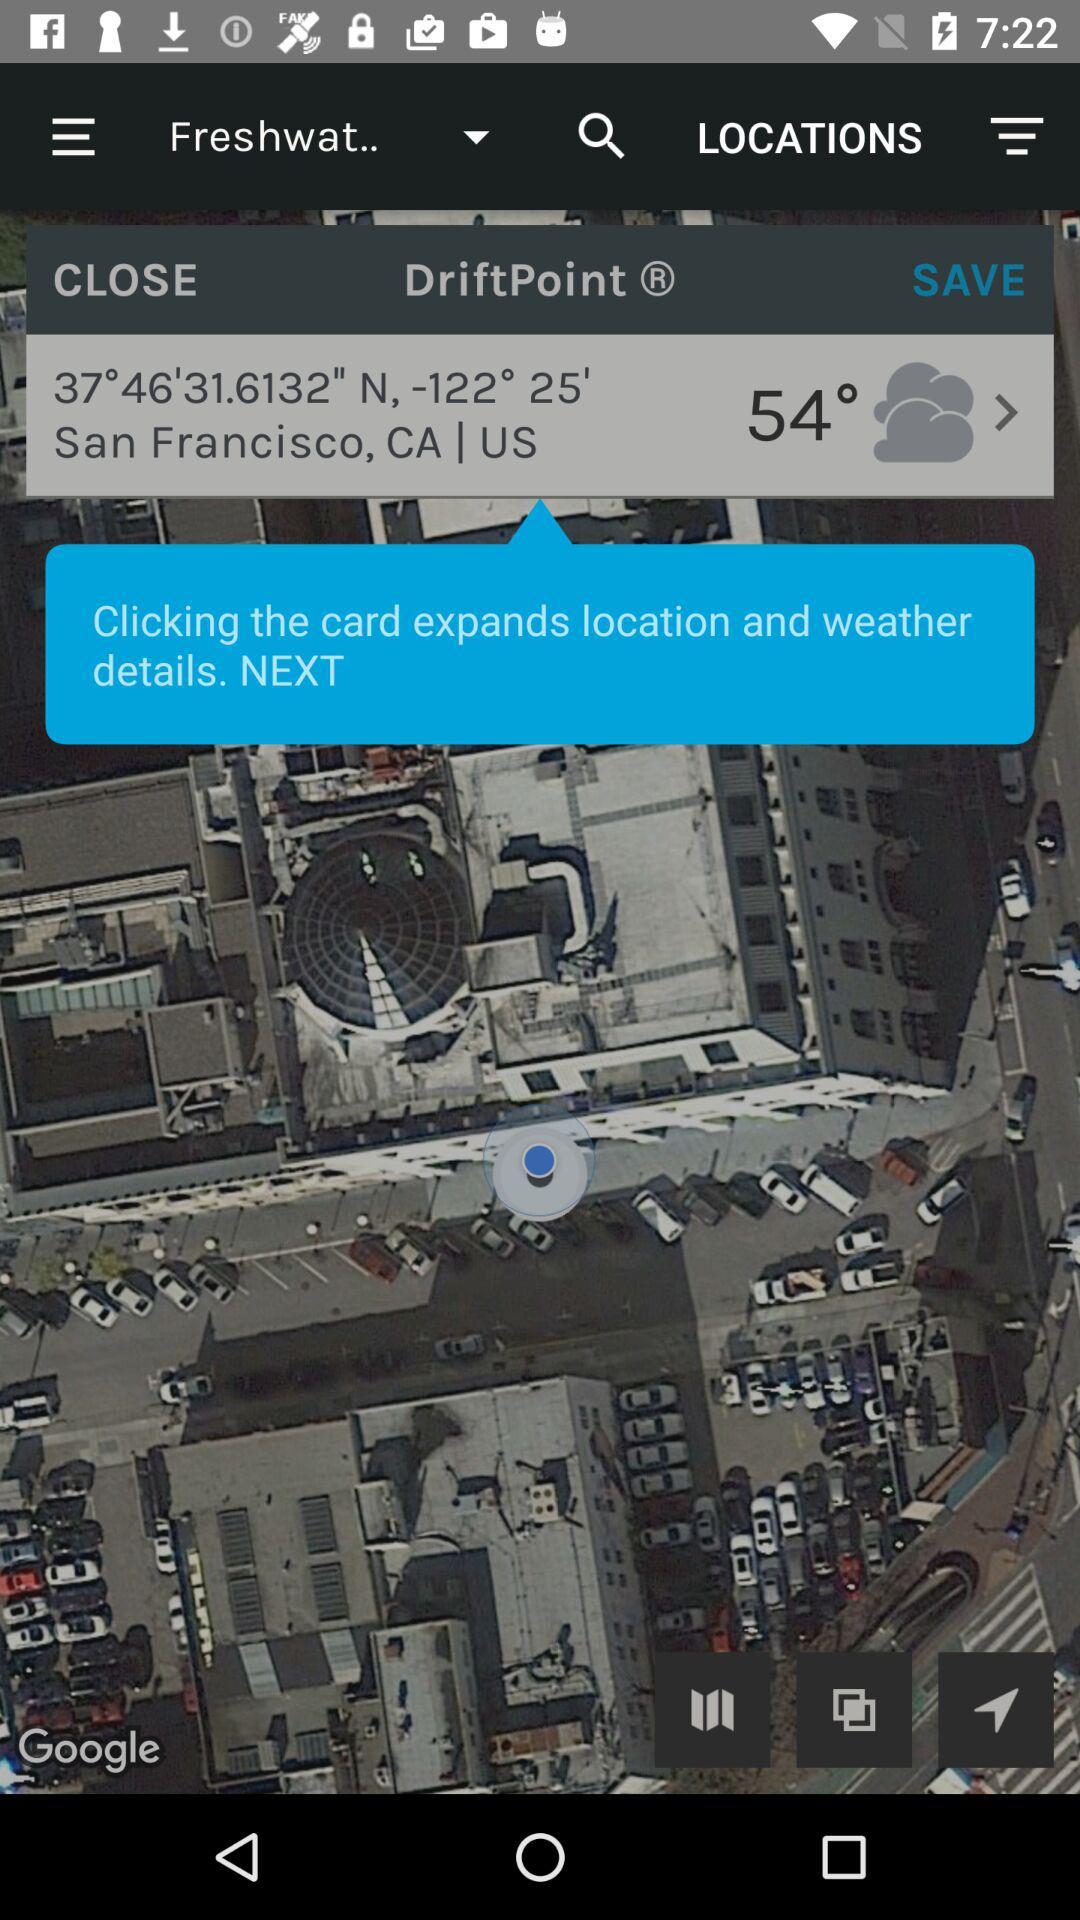 The width and height of the screenshot is (1080, 1920). I want to click on arrow, so click(995, 1708).